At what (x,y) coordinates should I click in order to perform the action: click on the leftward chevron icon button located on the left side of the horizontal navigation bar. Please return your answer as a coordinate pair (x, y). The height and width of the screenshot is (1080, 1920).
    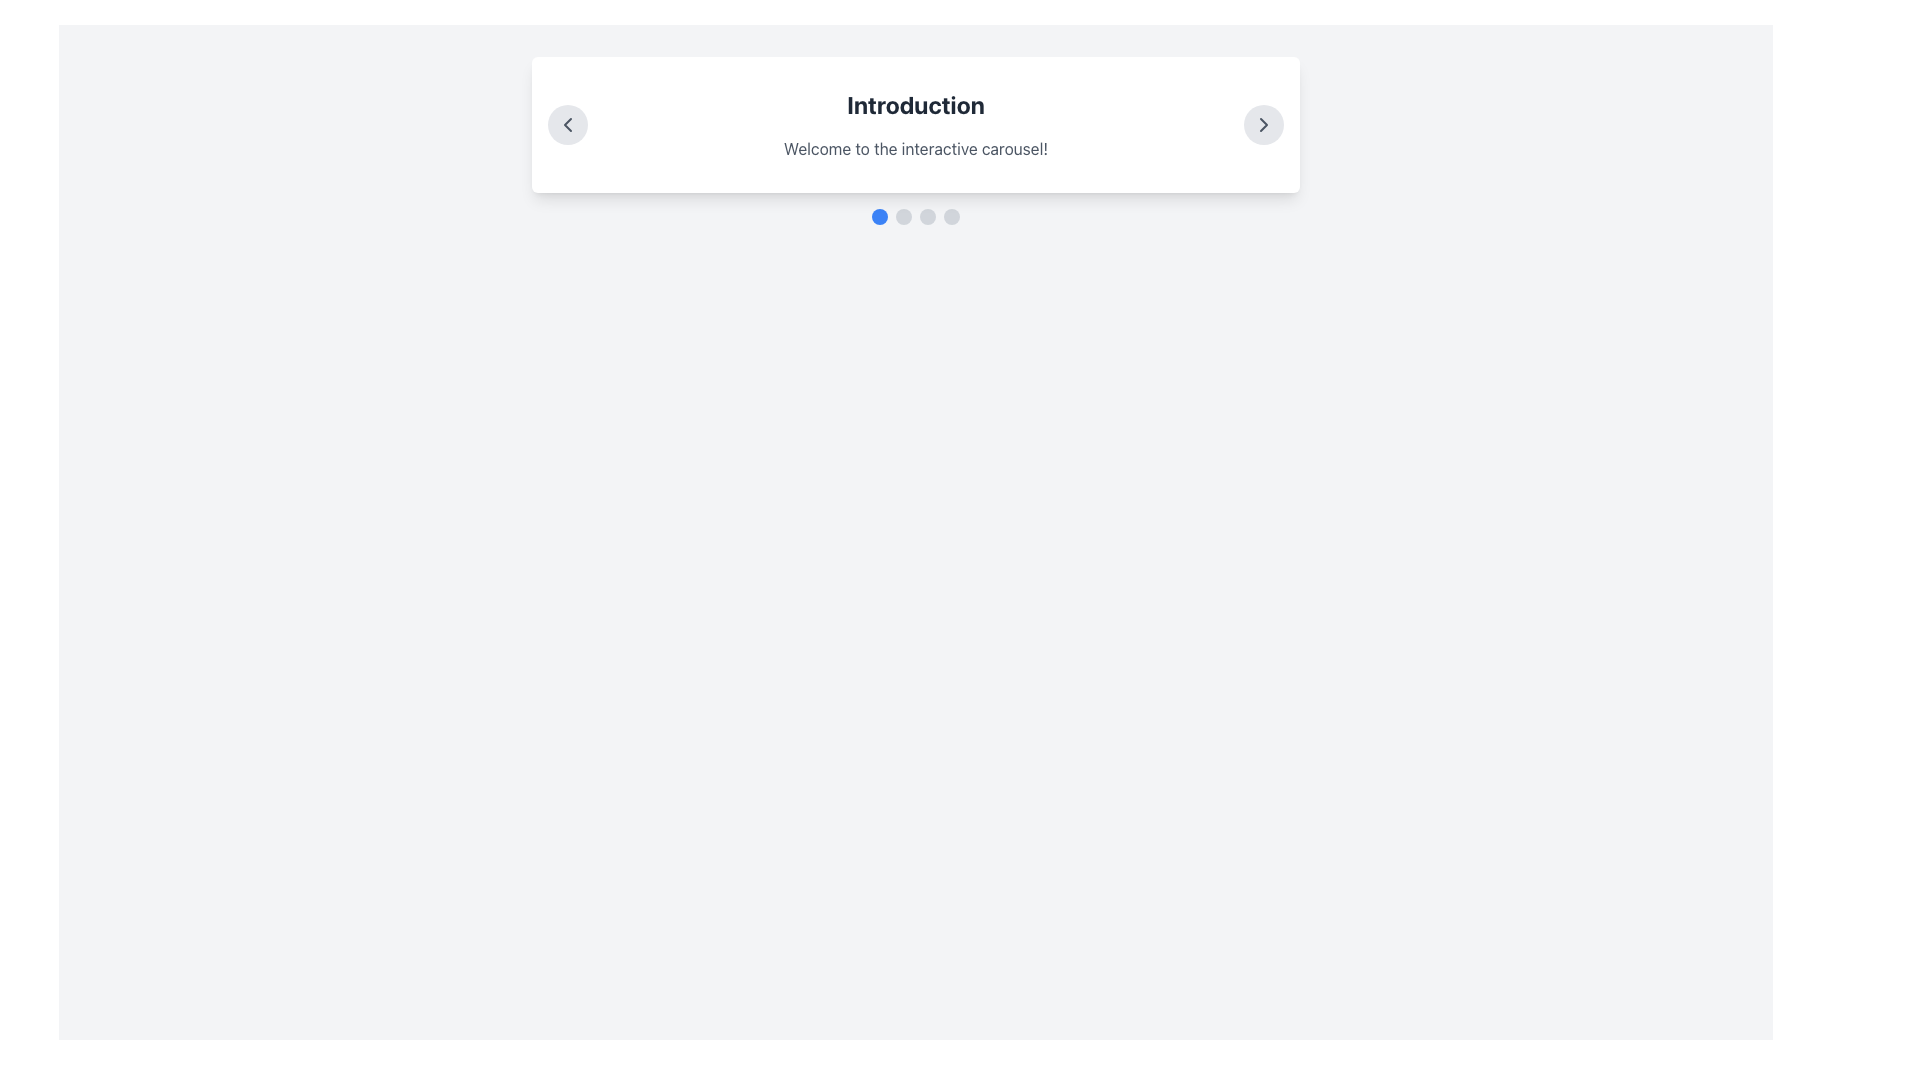
    Looking at the image, I should click on (566, 124).